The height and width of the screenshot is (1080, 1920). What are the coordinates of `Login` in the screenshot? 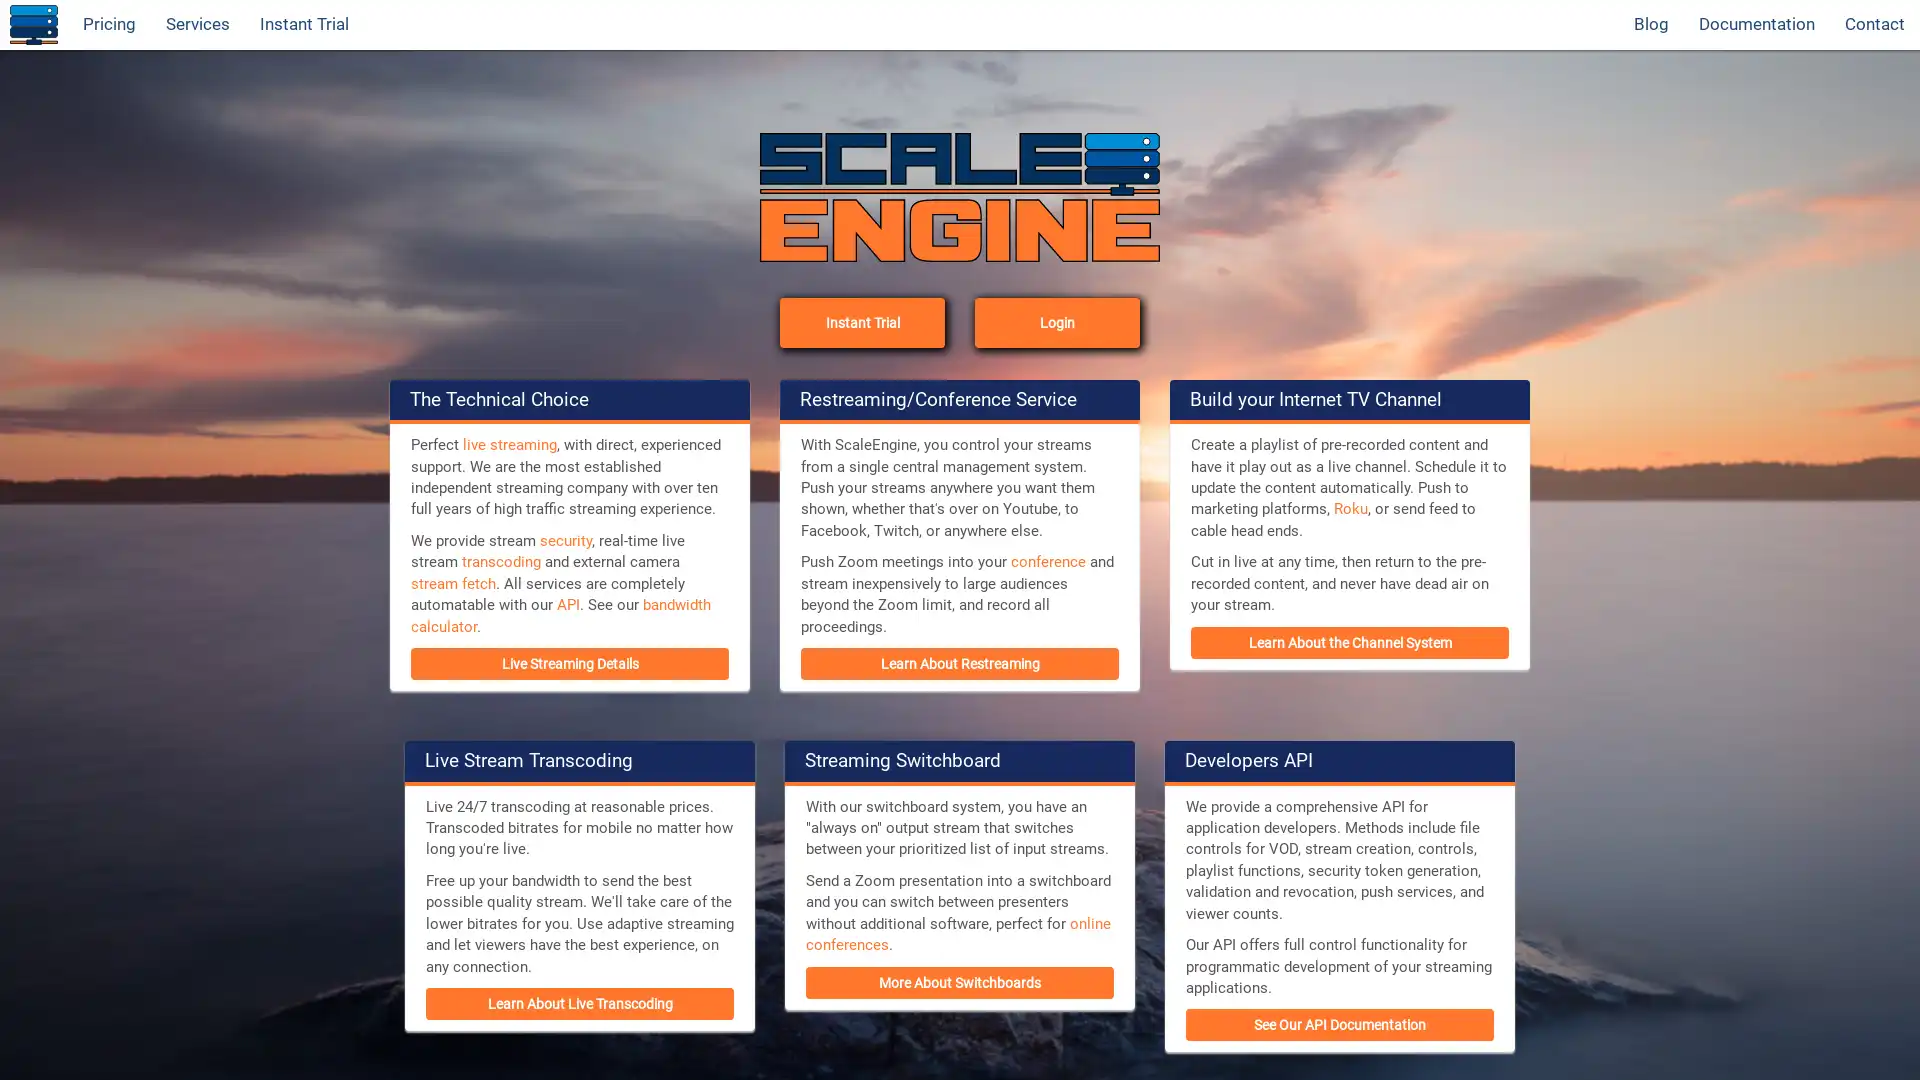 It's located at (1056, 320).